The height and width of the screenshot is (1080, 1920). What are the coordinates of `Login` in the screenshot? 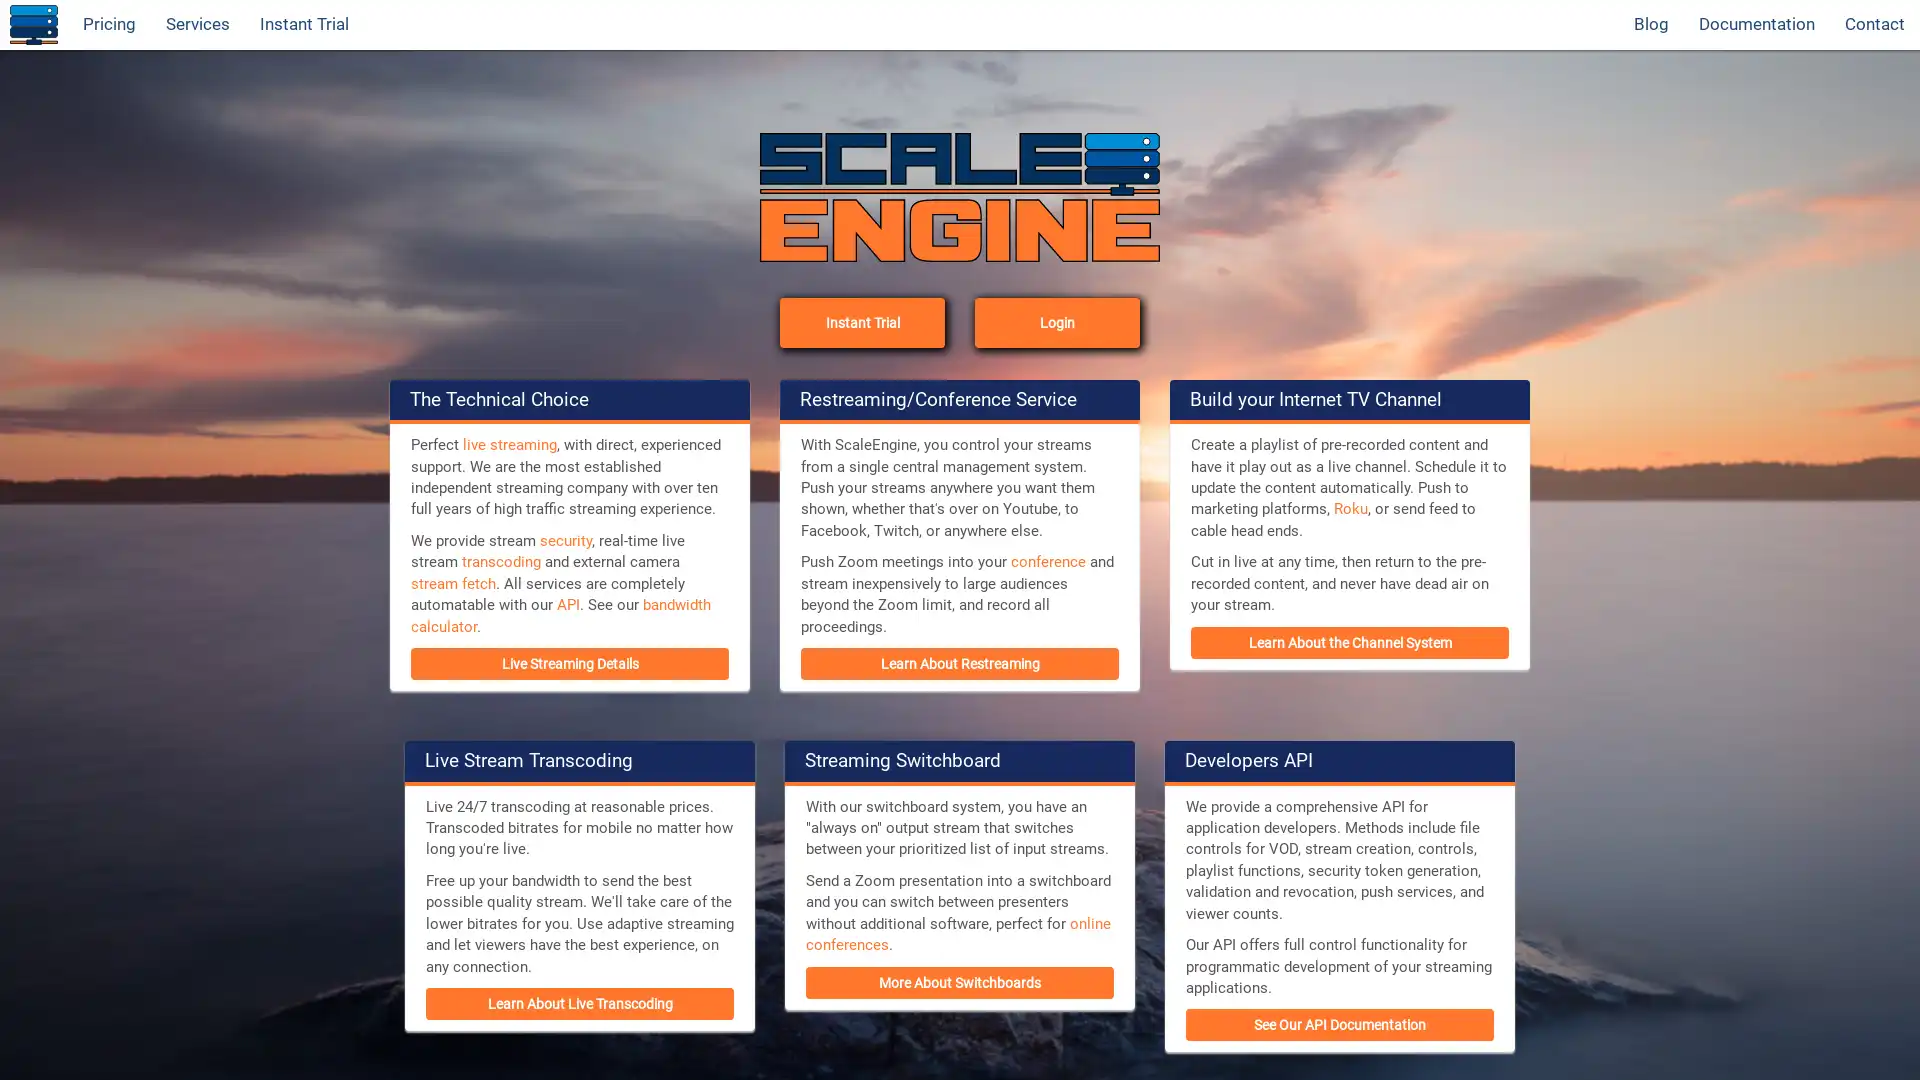 It's located at (1056, 320).